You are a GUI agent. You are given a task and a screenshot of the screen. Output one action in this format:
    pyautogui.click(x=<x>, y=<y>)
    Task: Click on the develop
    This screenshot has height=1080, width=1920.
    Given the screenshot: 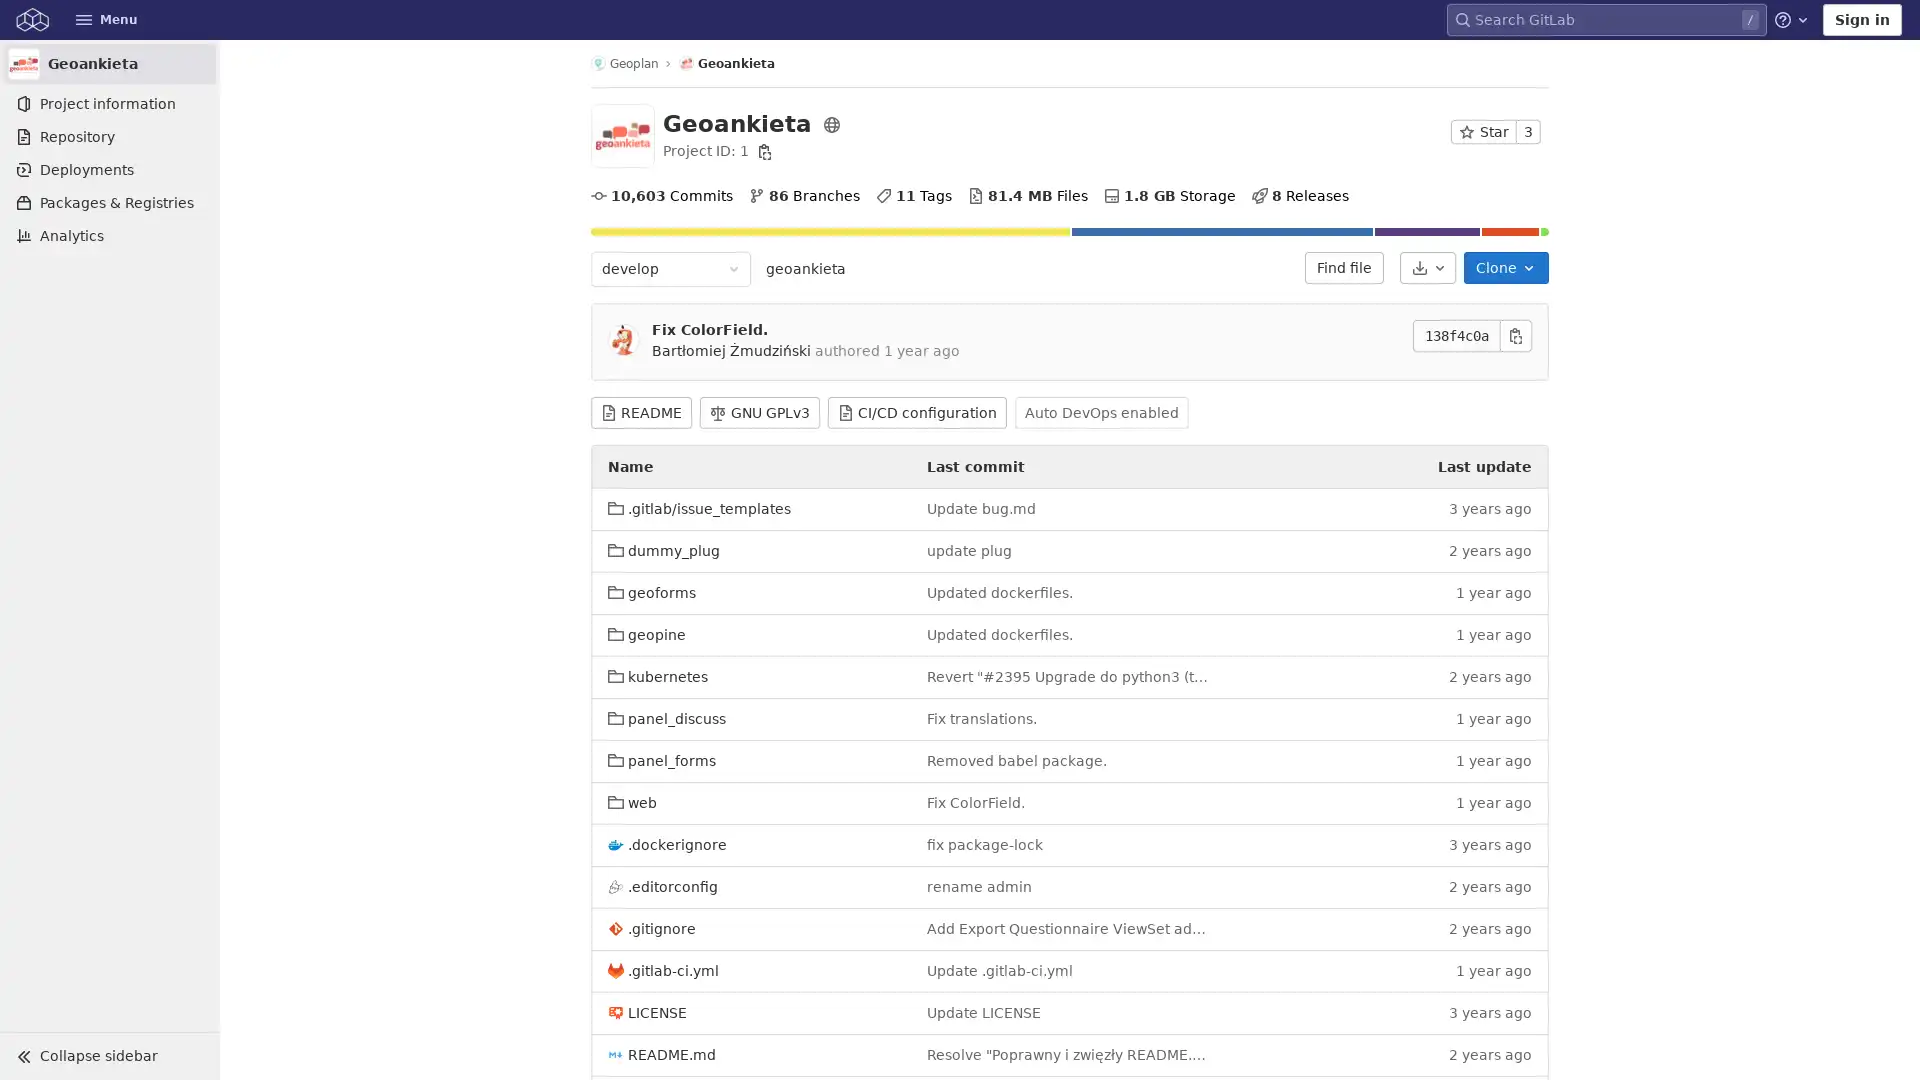 What is the action you would take?
    pyautogui.click(x=671, y=268)
    